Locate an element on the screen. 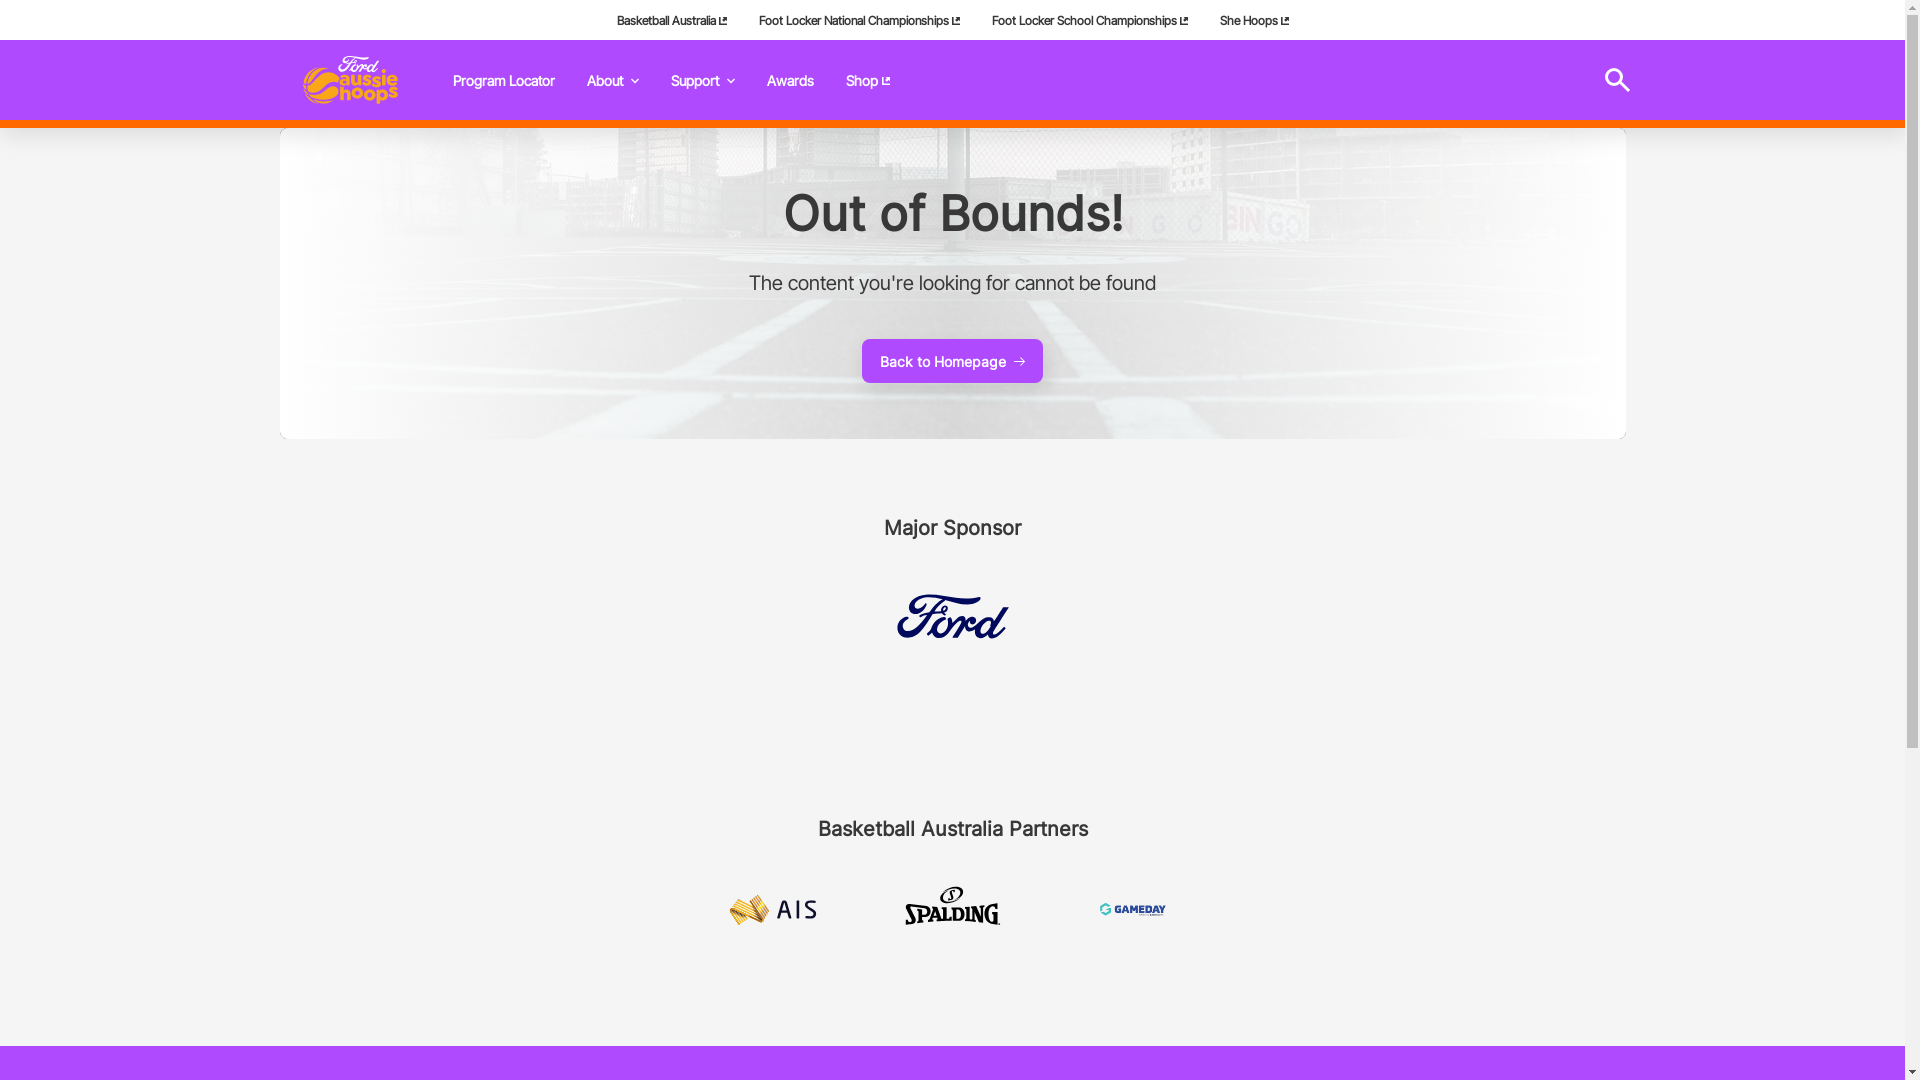 The width and height of the screenshot is (1920, 1080). 'Program Locator' is located at coordinates (503, 79).